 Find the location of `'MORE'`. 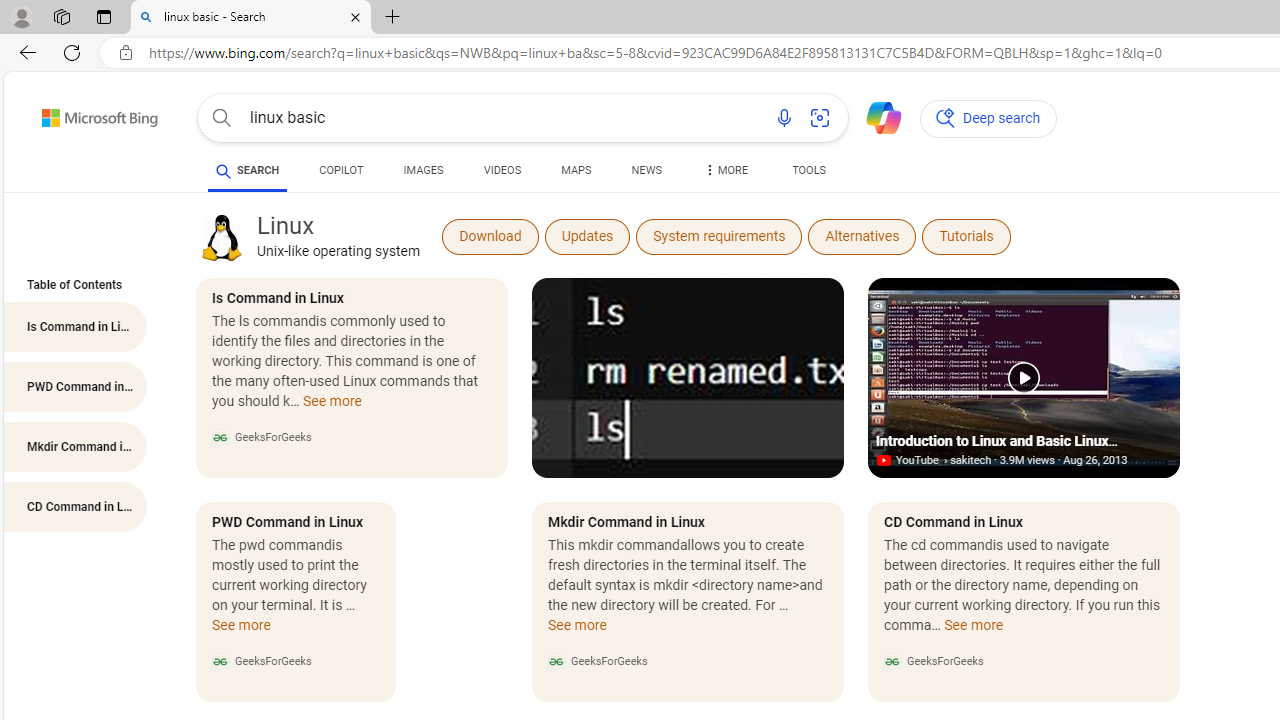

'MORE' is located at coordinates (723, 172).